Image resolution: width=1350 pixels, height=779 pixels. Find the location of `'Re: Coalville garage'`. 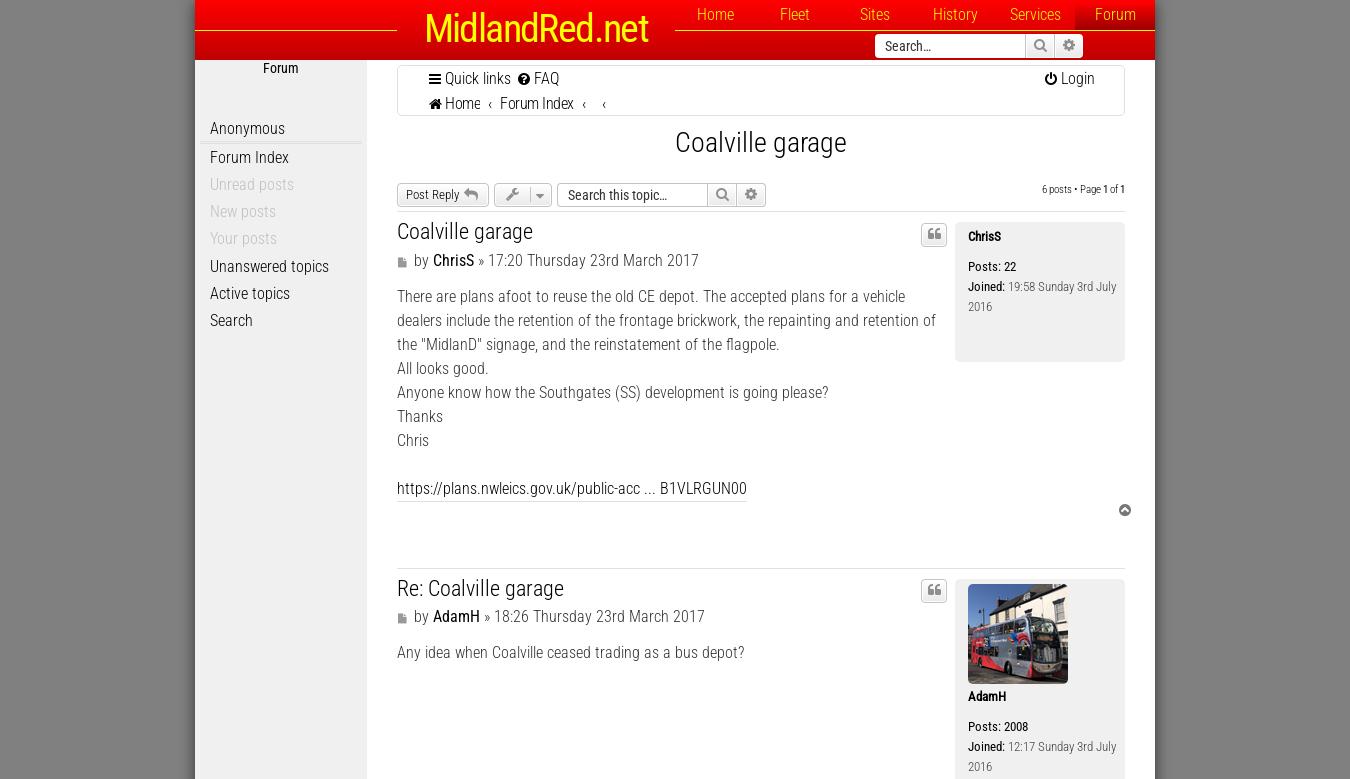

'Re: Coalville garage' is located at coordinates (479, 586).